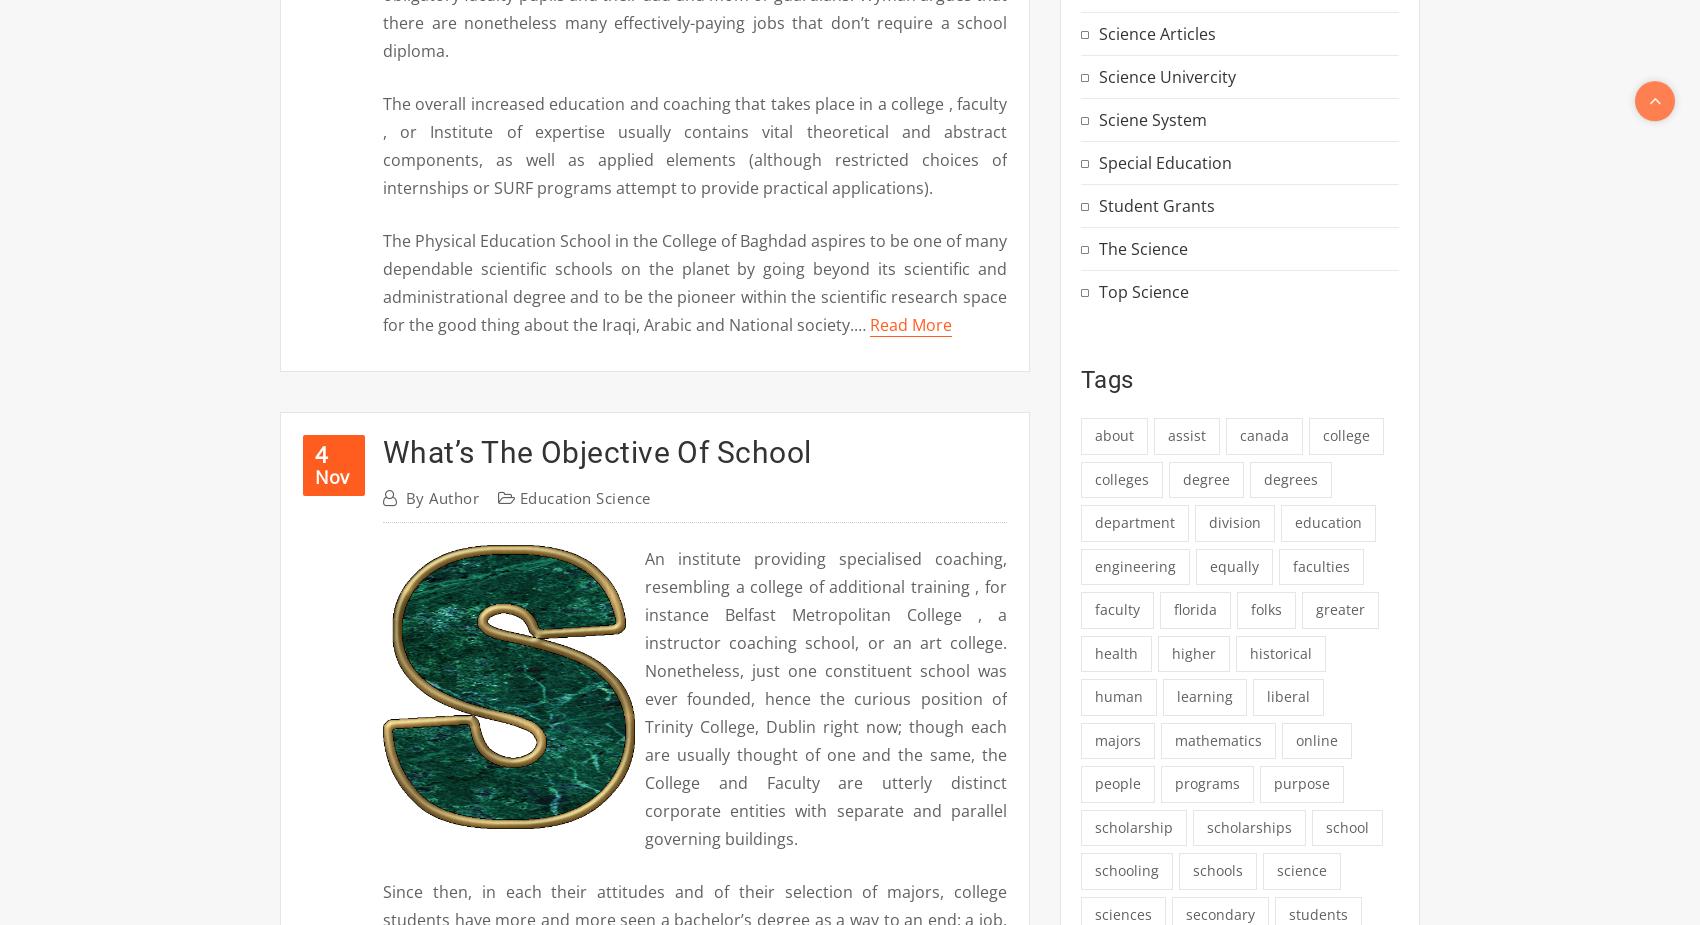 The width and height of the screenshot is (1700, 925). What do you see at coordinates (911, 324) in the screenshot?
I see `'Read More'` at bounding box center [911, 324].